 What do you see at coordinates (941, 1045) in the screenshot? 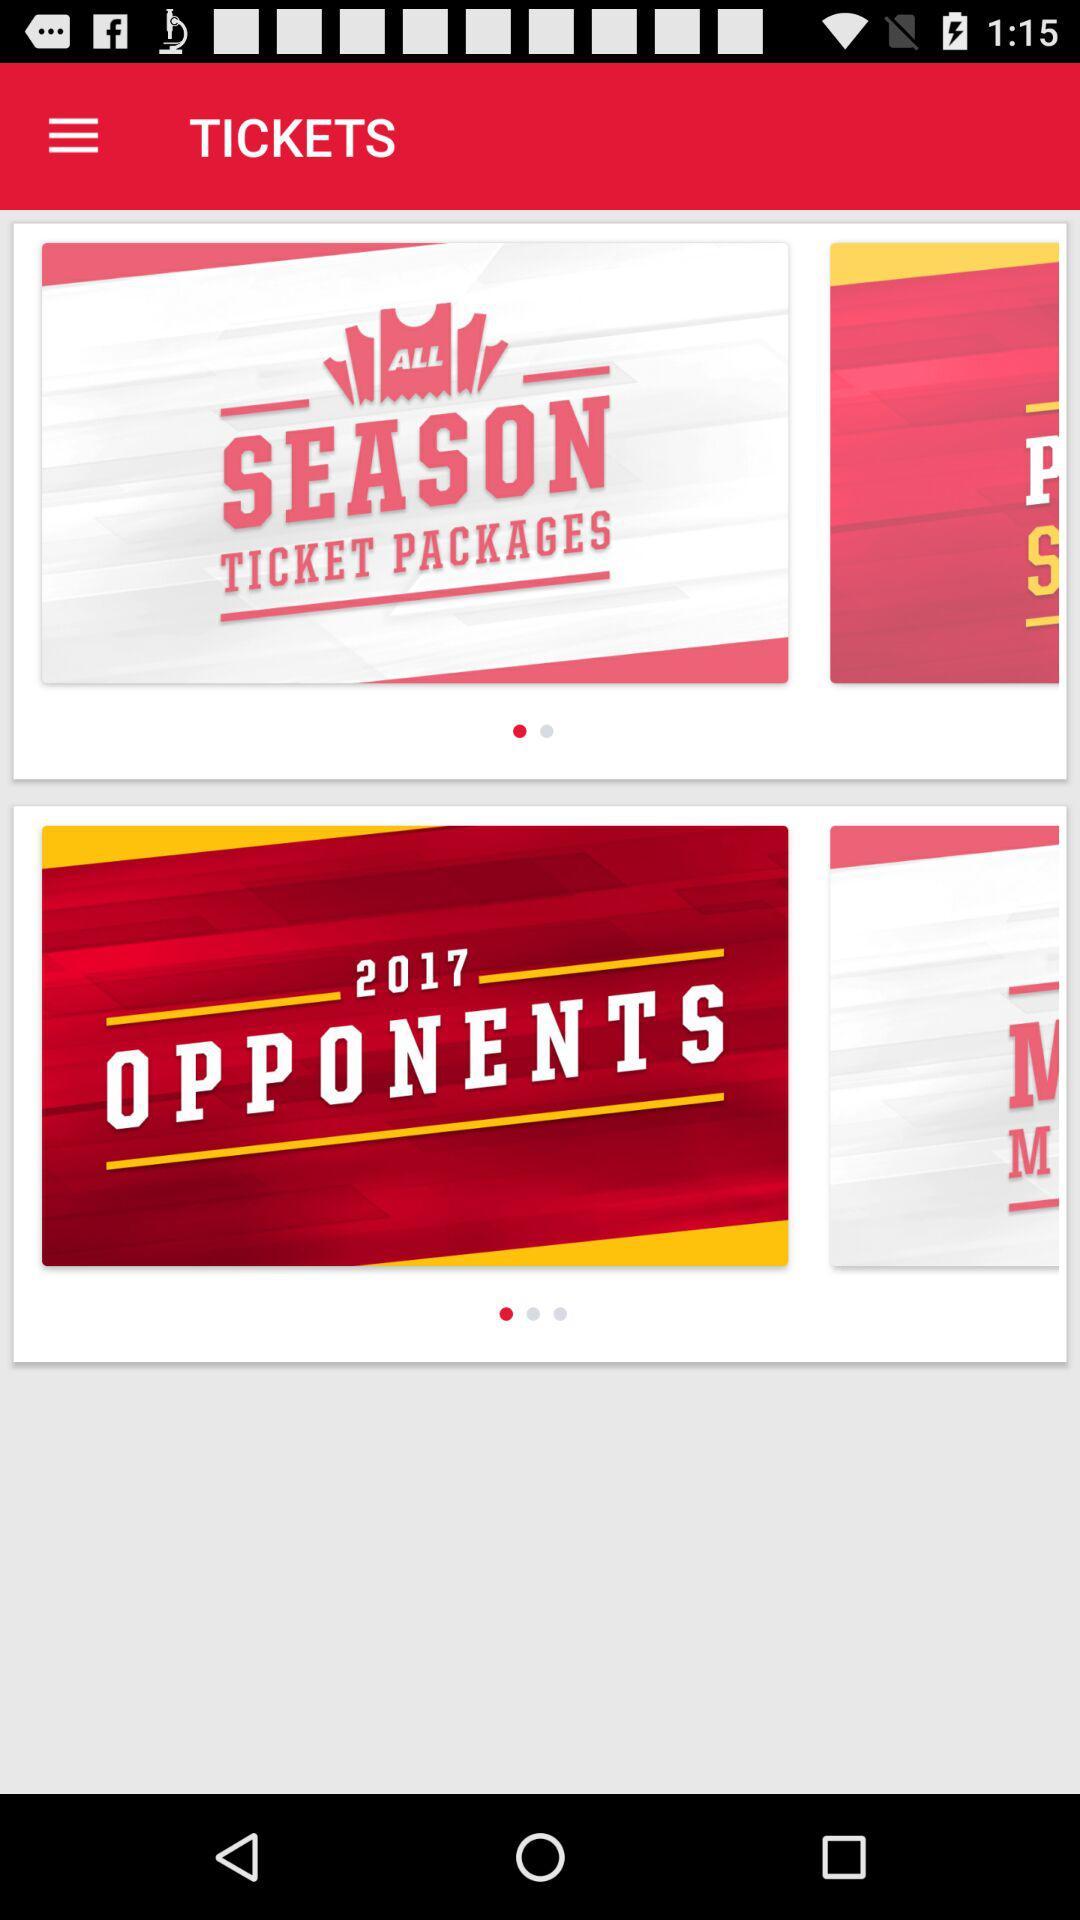
I see `right corner image at bottom` at bounding box center [941, 1045].